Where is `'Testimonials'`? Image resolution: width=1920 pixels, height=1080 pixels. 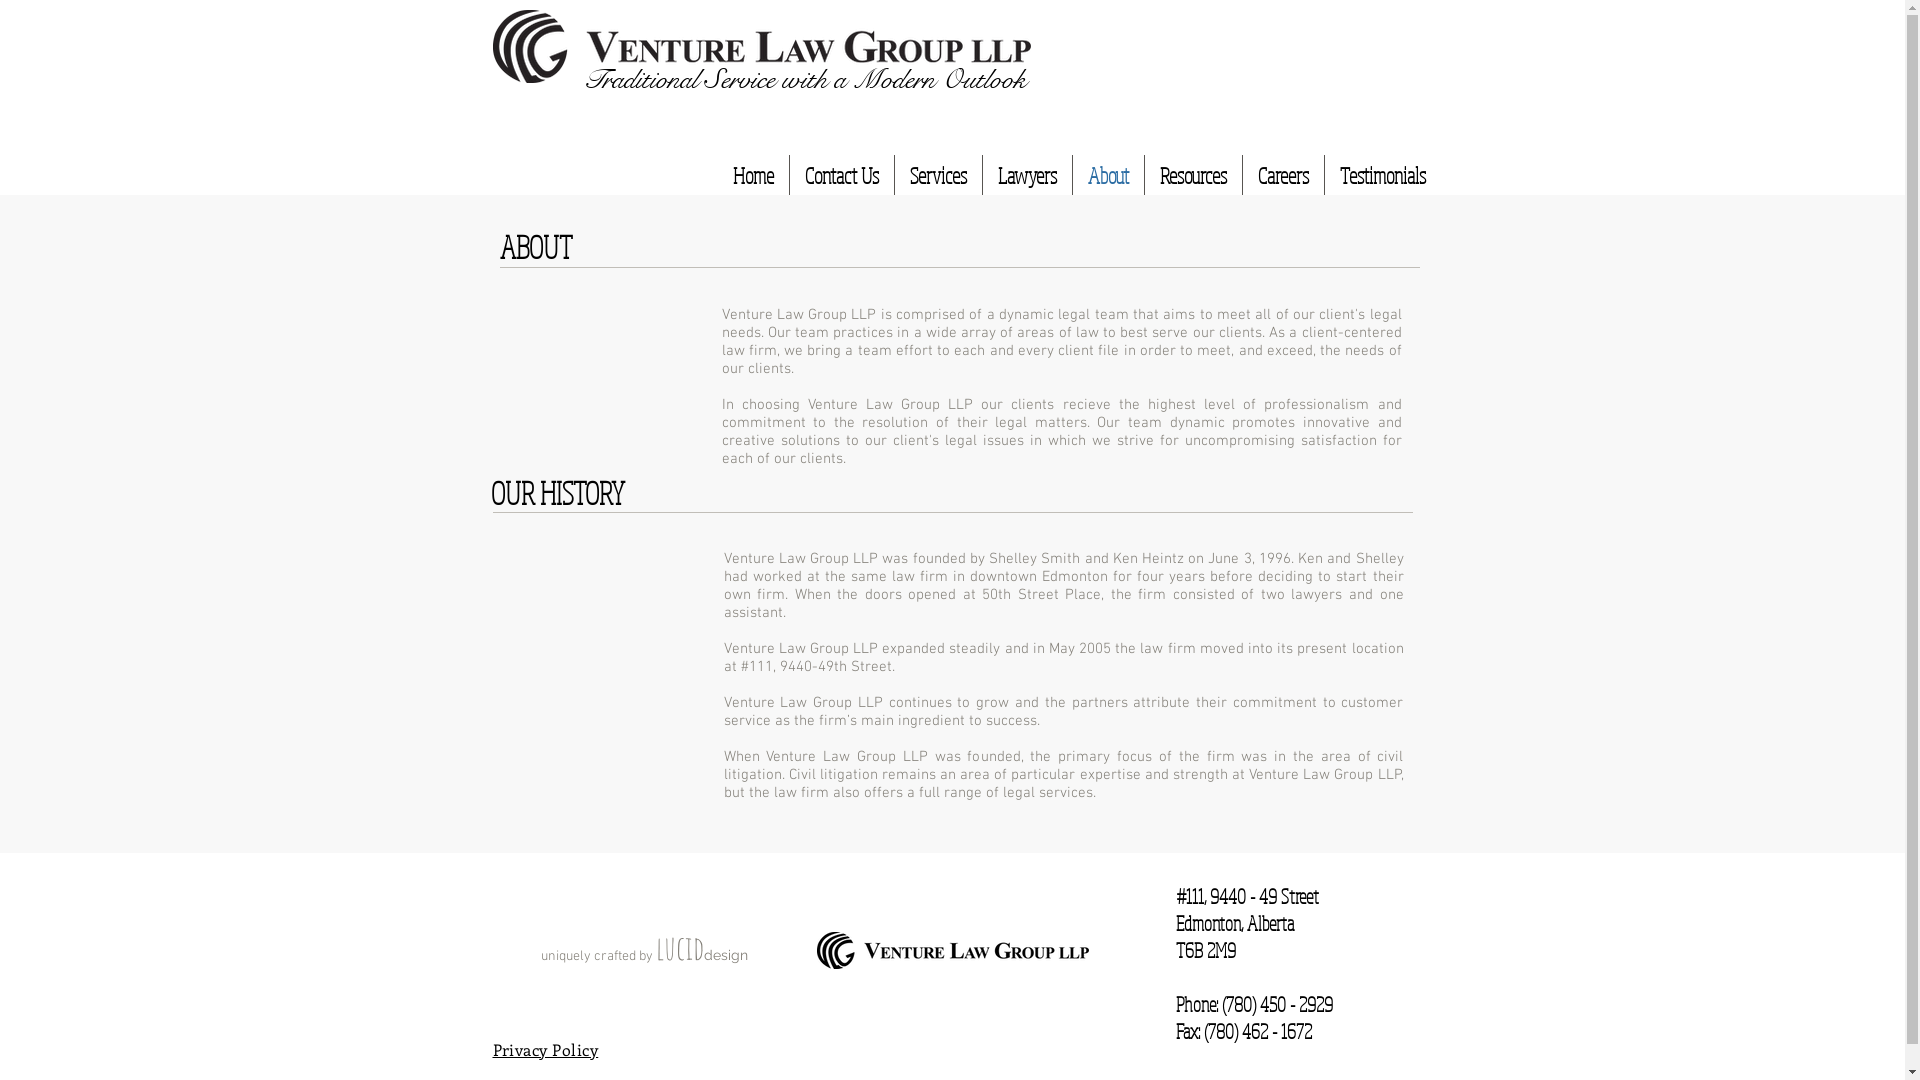 'Testimonials' is located at coordinates (1324, 173).